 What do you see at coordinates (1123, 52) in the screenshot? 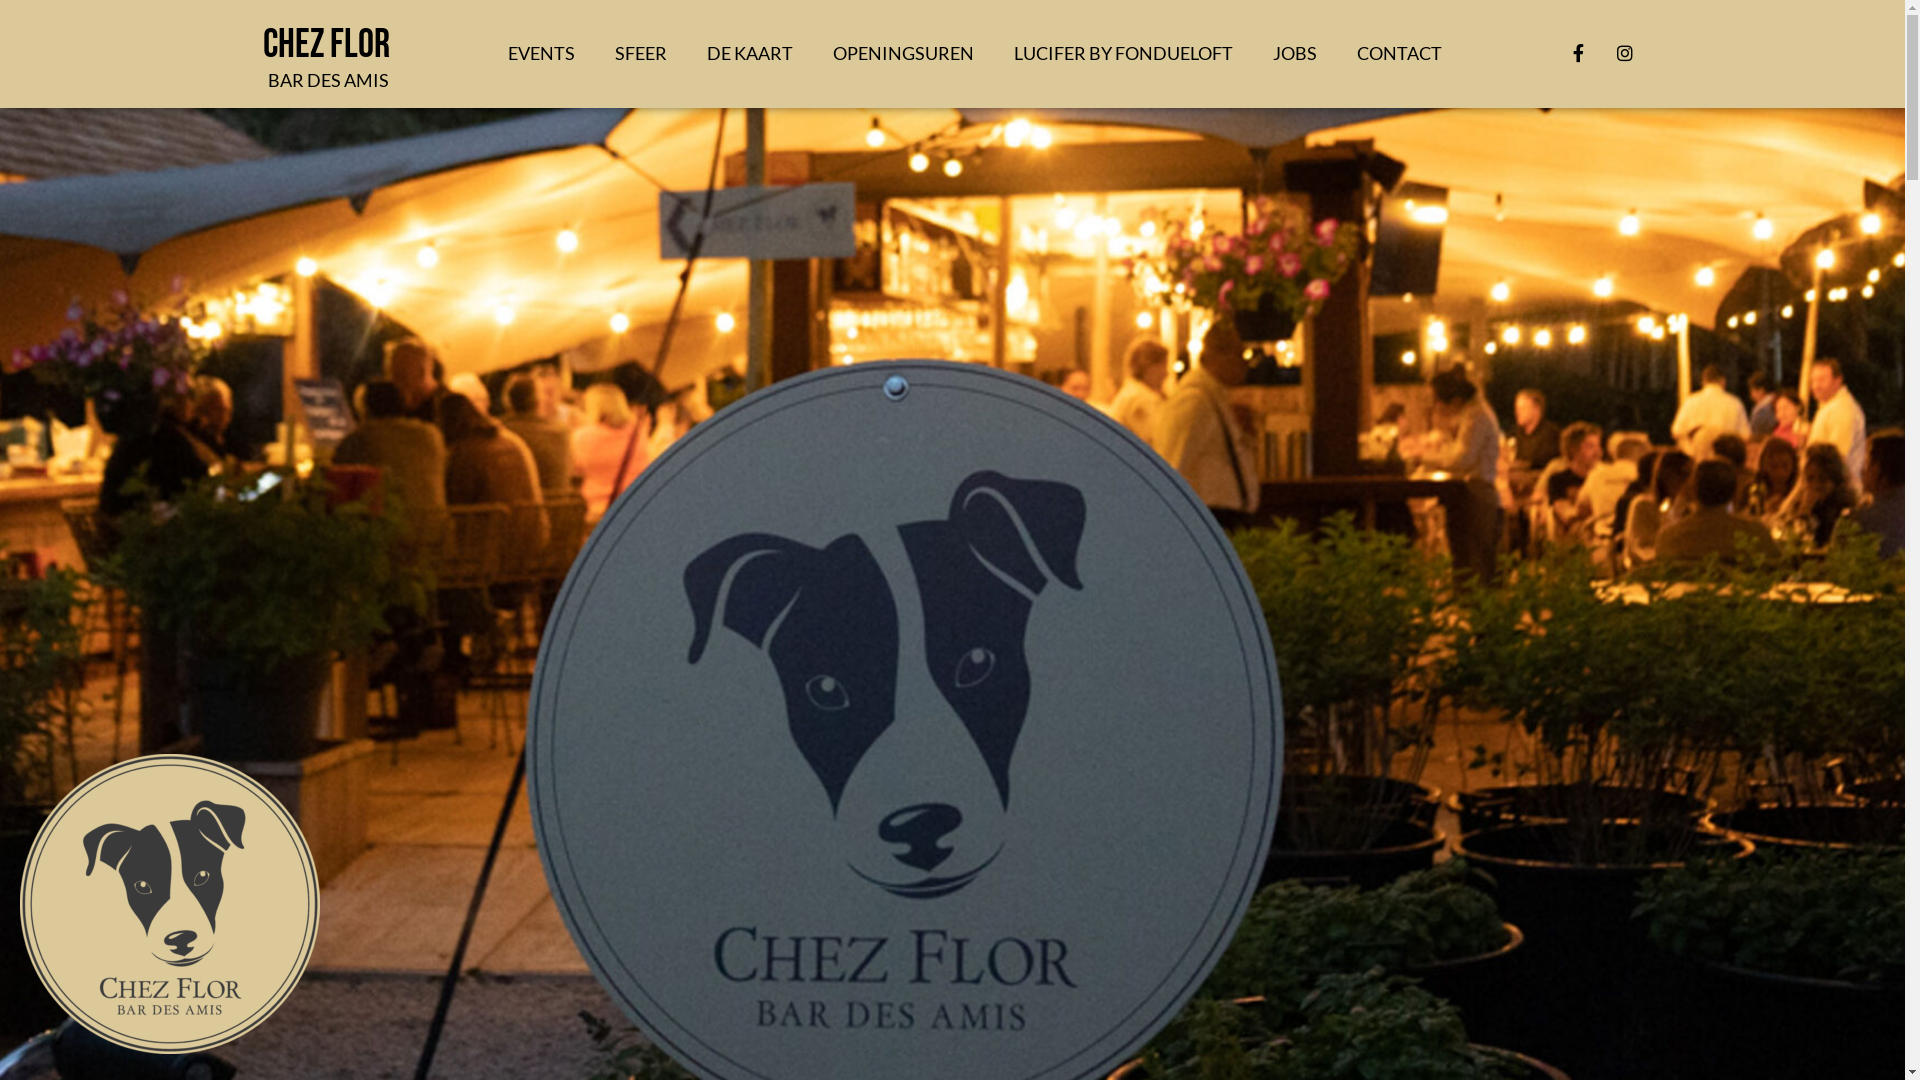
I see `'LUCIFER BY FONDUELOFT'` at bounding box center [1123, 52].